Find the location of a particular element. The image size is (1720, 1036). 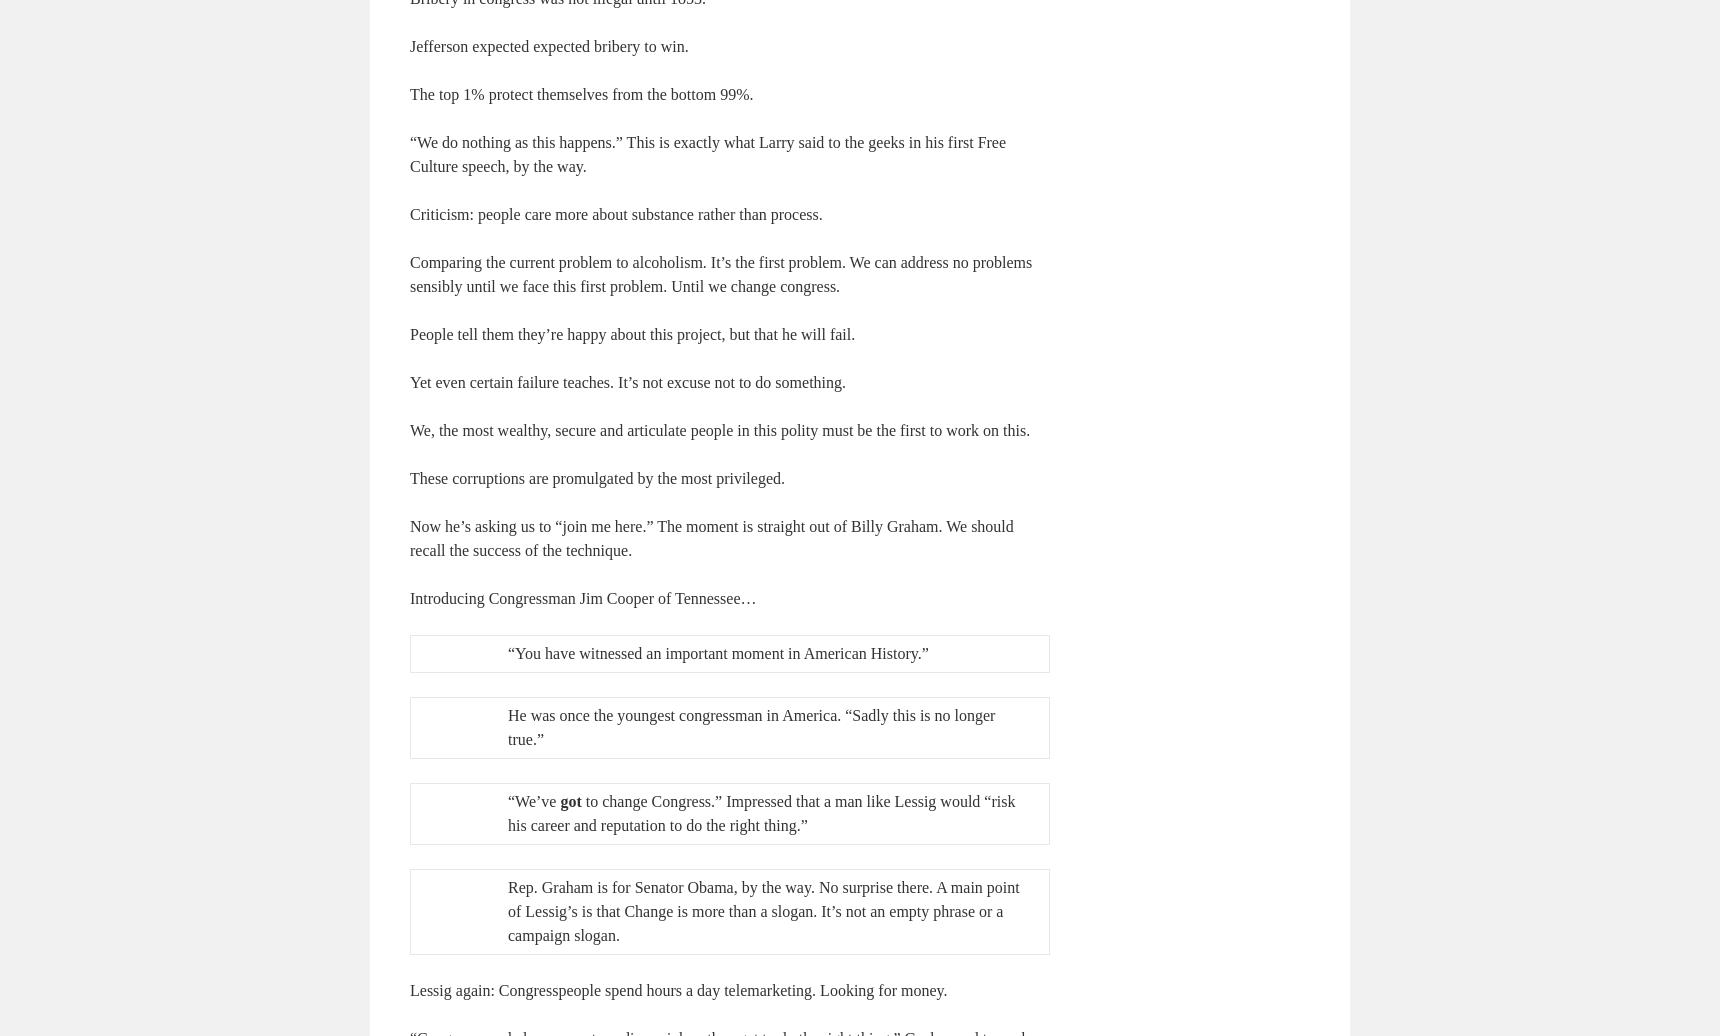

'People tell them they’re happy about this project, but that he will fail.' is located at coordinates (631, 333).